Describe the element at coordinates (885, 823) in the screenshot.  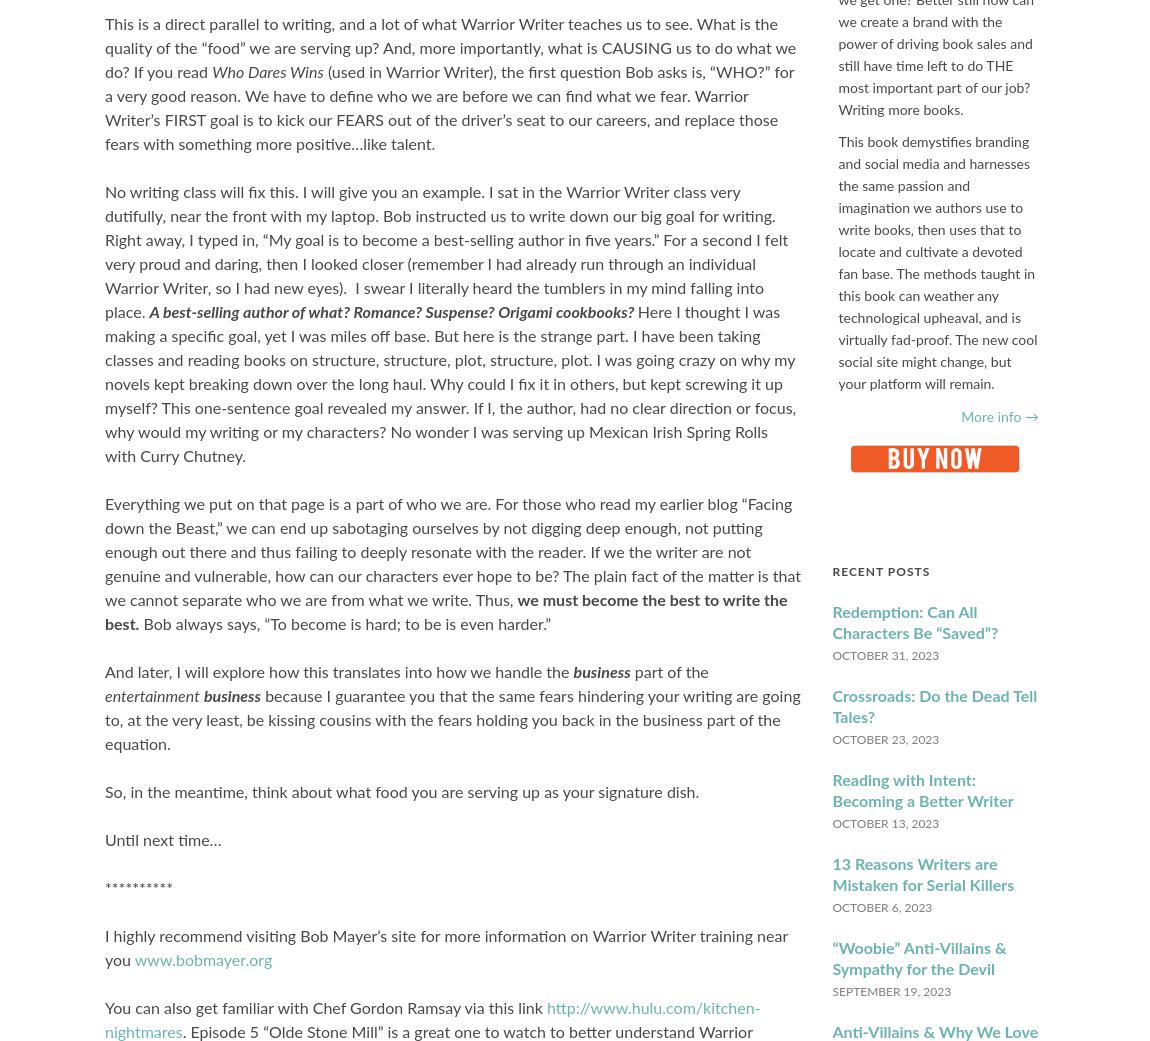
I see `'October 13, 2023'` at that location.